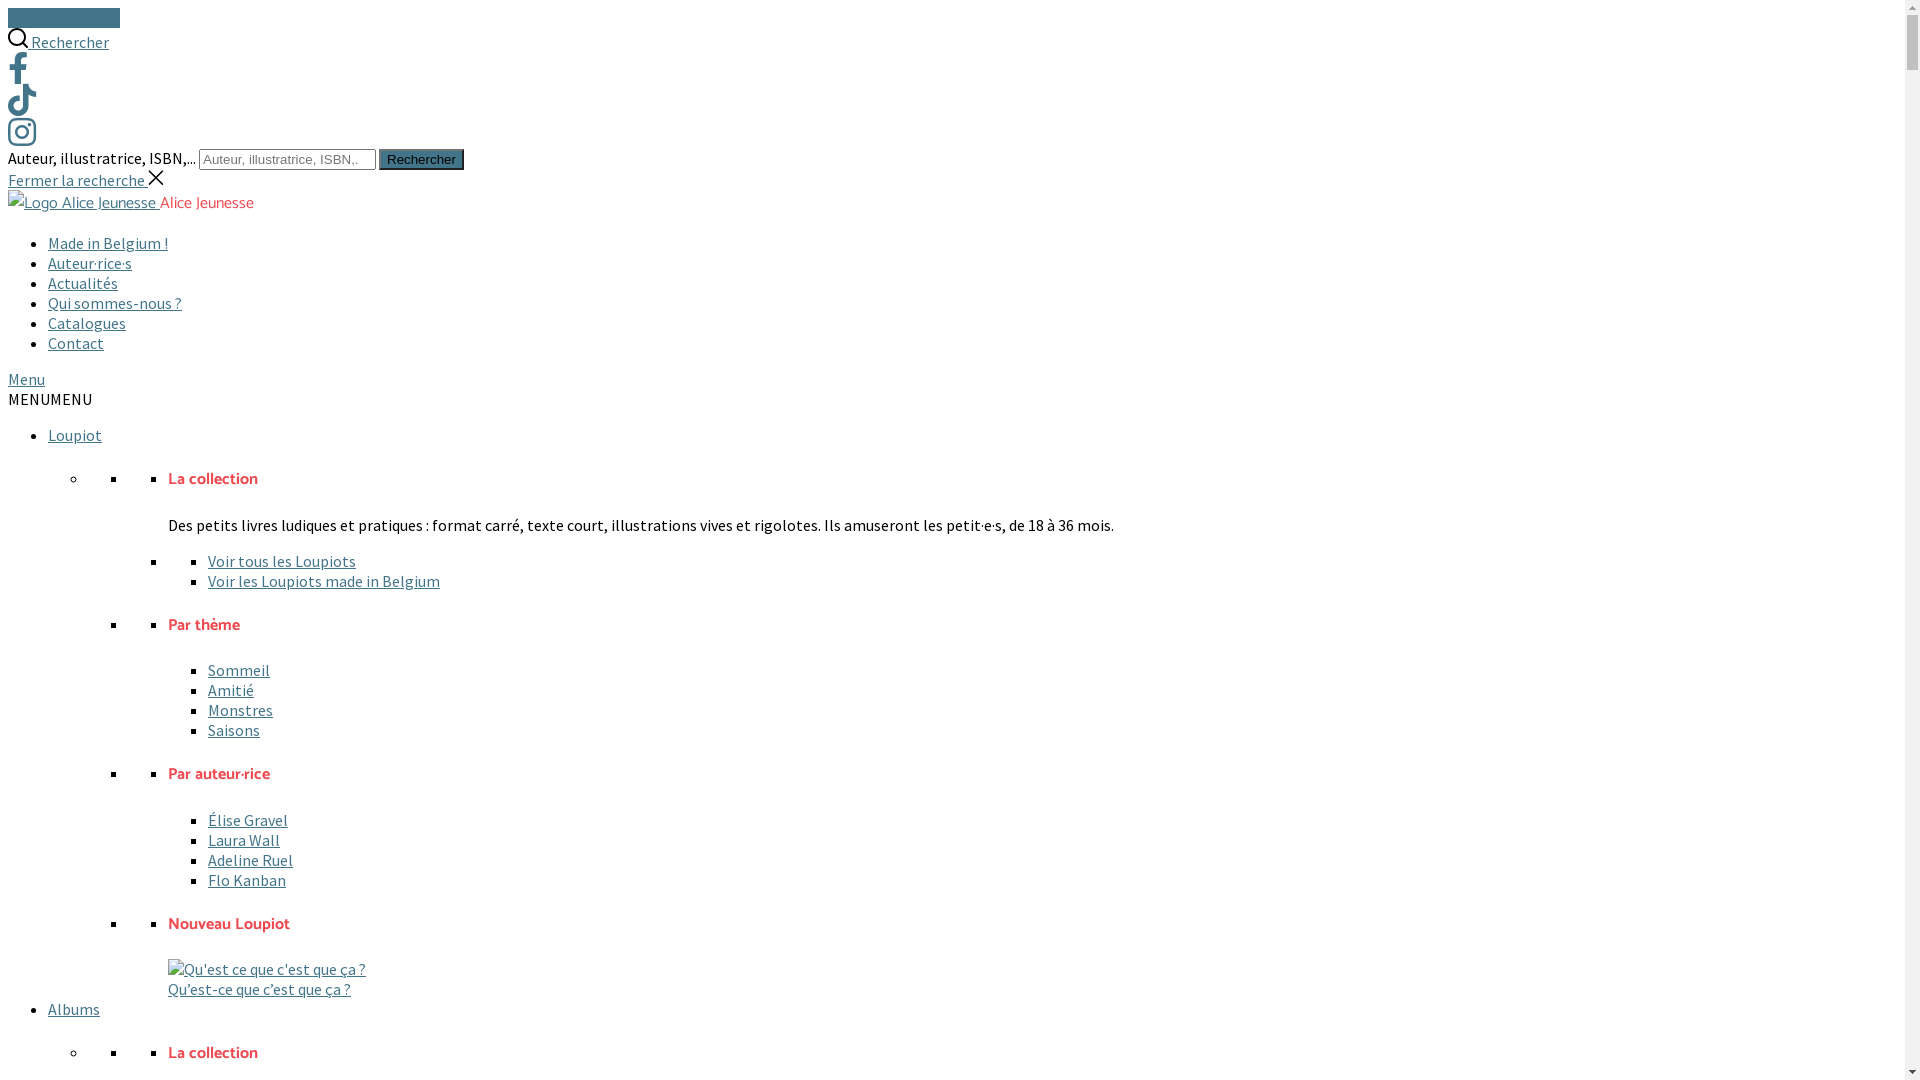 The height and width of the screenshot is (1080, 1920). What do you see at coordinates (249, 859) in the screenshot?
I see `'Adeline Ruel'` at bounding box center [249, 859].